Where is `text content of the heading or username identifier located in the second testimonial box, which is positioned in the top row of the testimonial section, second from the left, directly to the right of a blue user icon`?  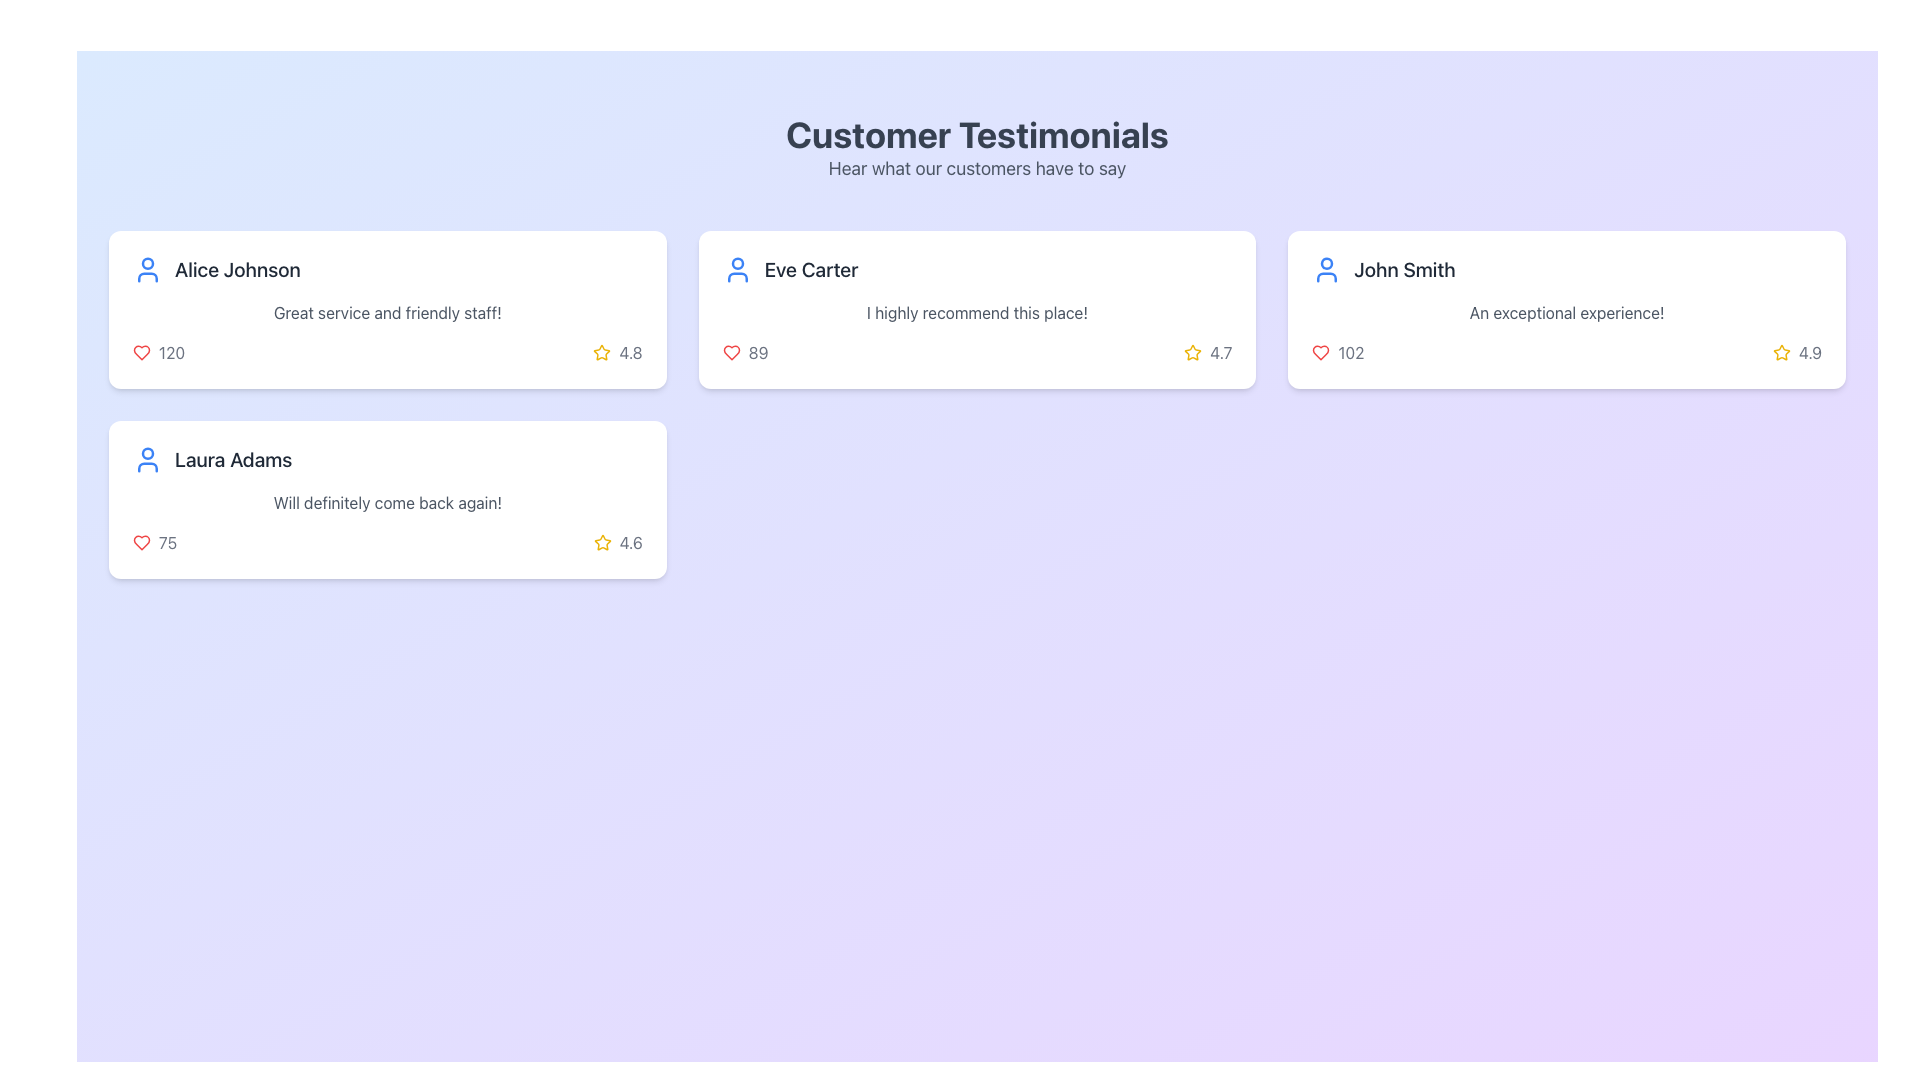
text content of the heading or username identifier located in the second testimonial box, which is positioned in the top row of the testimonial section, second from the left, directly to the right of a blue user icon is located at coordinates (811, 270).